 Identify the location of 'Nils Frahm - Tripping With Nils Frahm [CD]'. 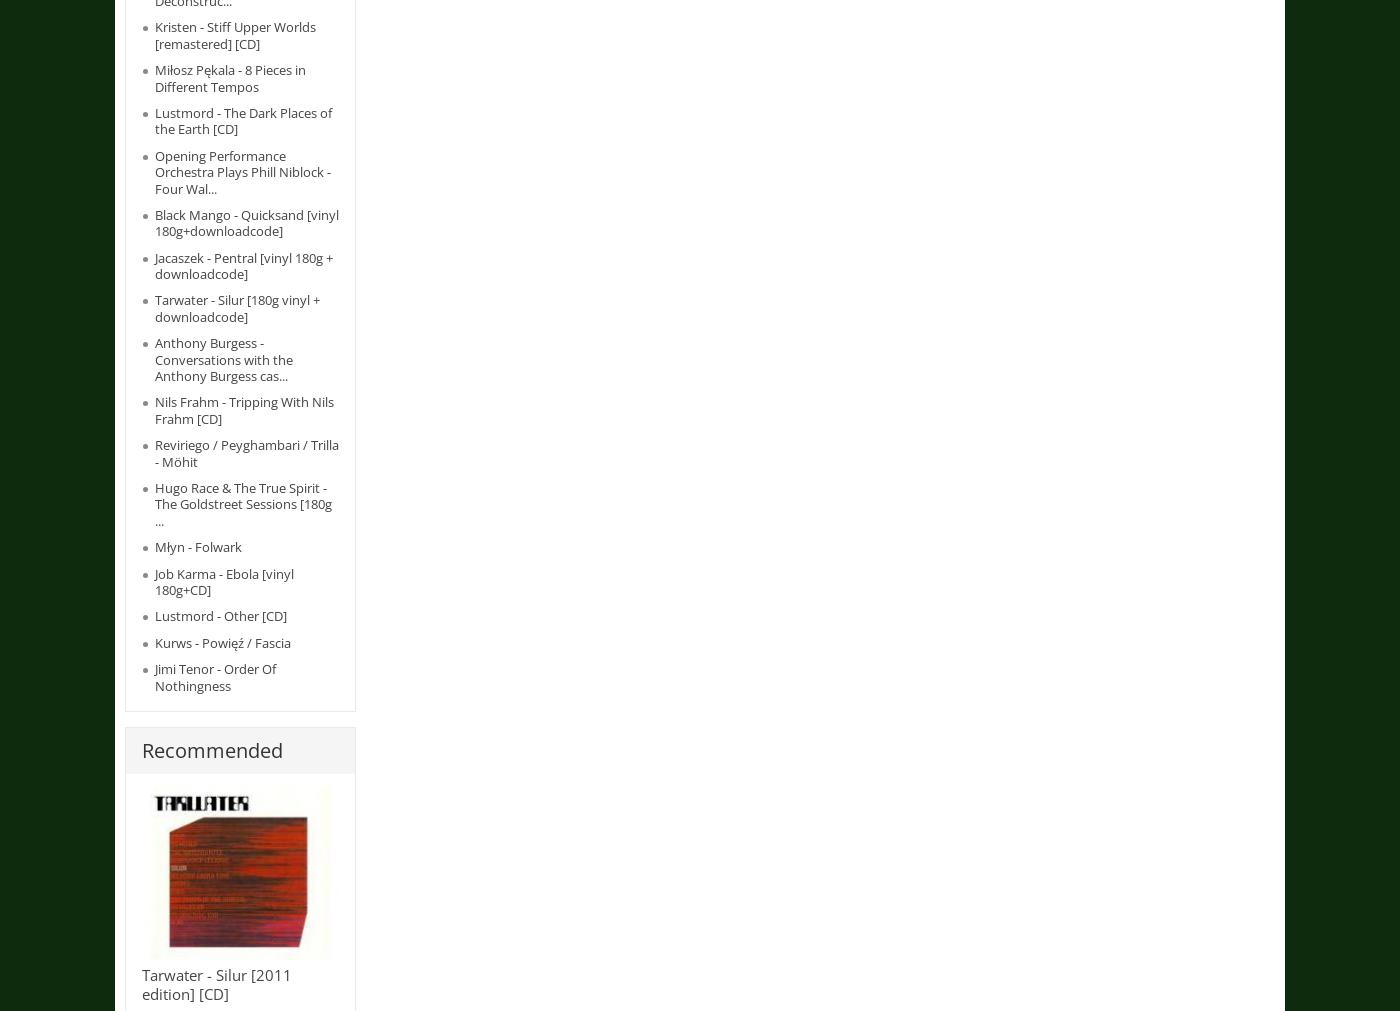
(244, 408).